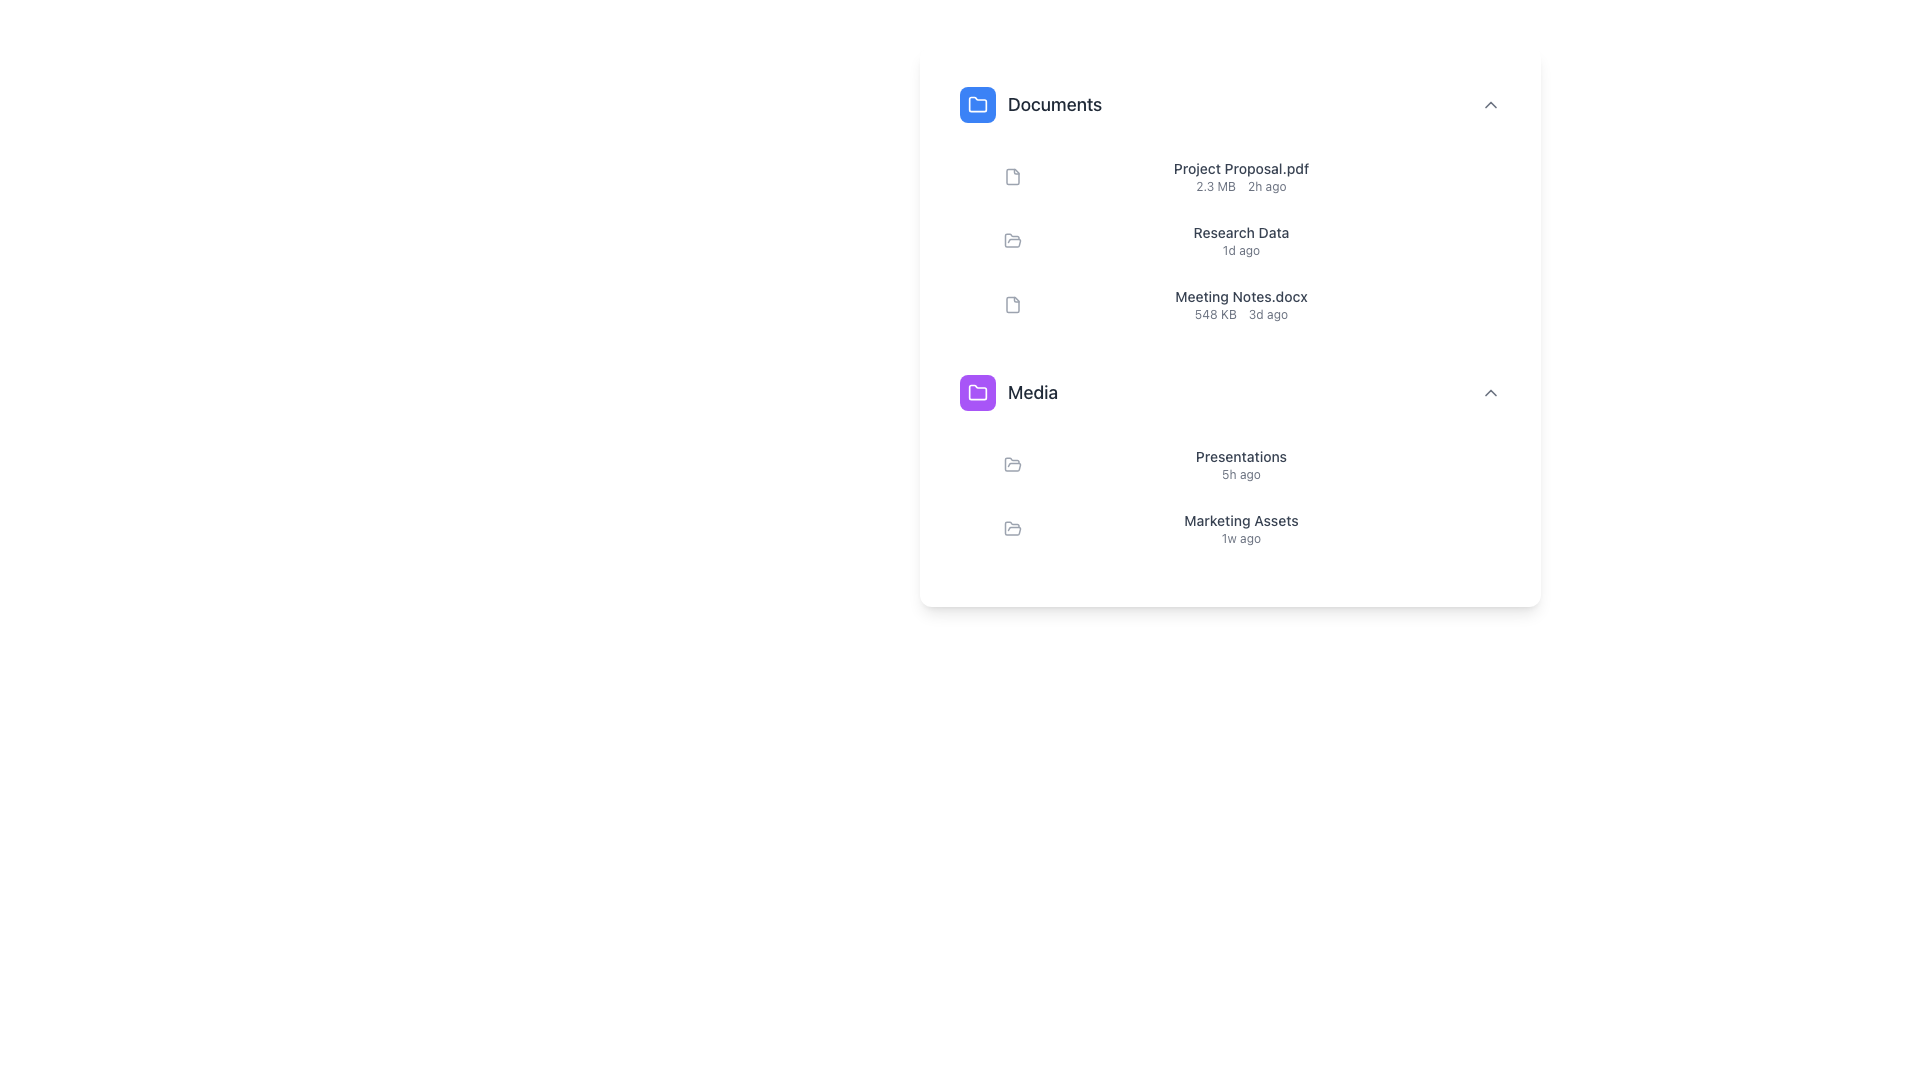 The height and width of the screenshot is (1080, 1920). Describe the element at coordinates (1240, 176) in the screenshot. I see `the static text element displaying the file information 'Project Proposal.pdf' located in the 'Documents' section, which is the second item in the file list` at that location.